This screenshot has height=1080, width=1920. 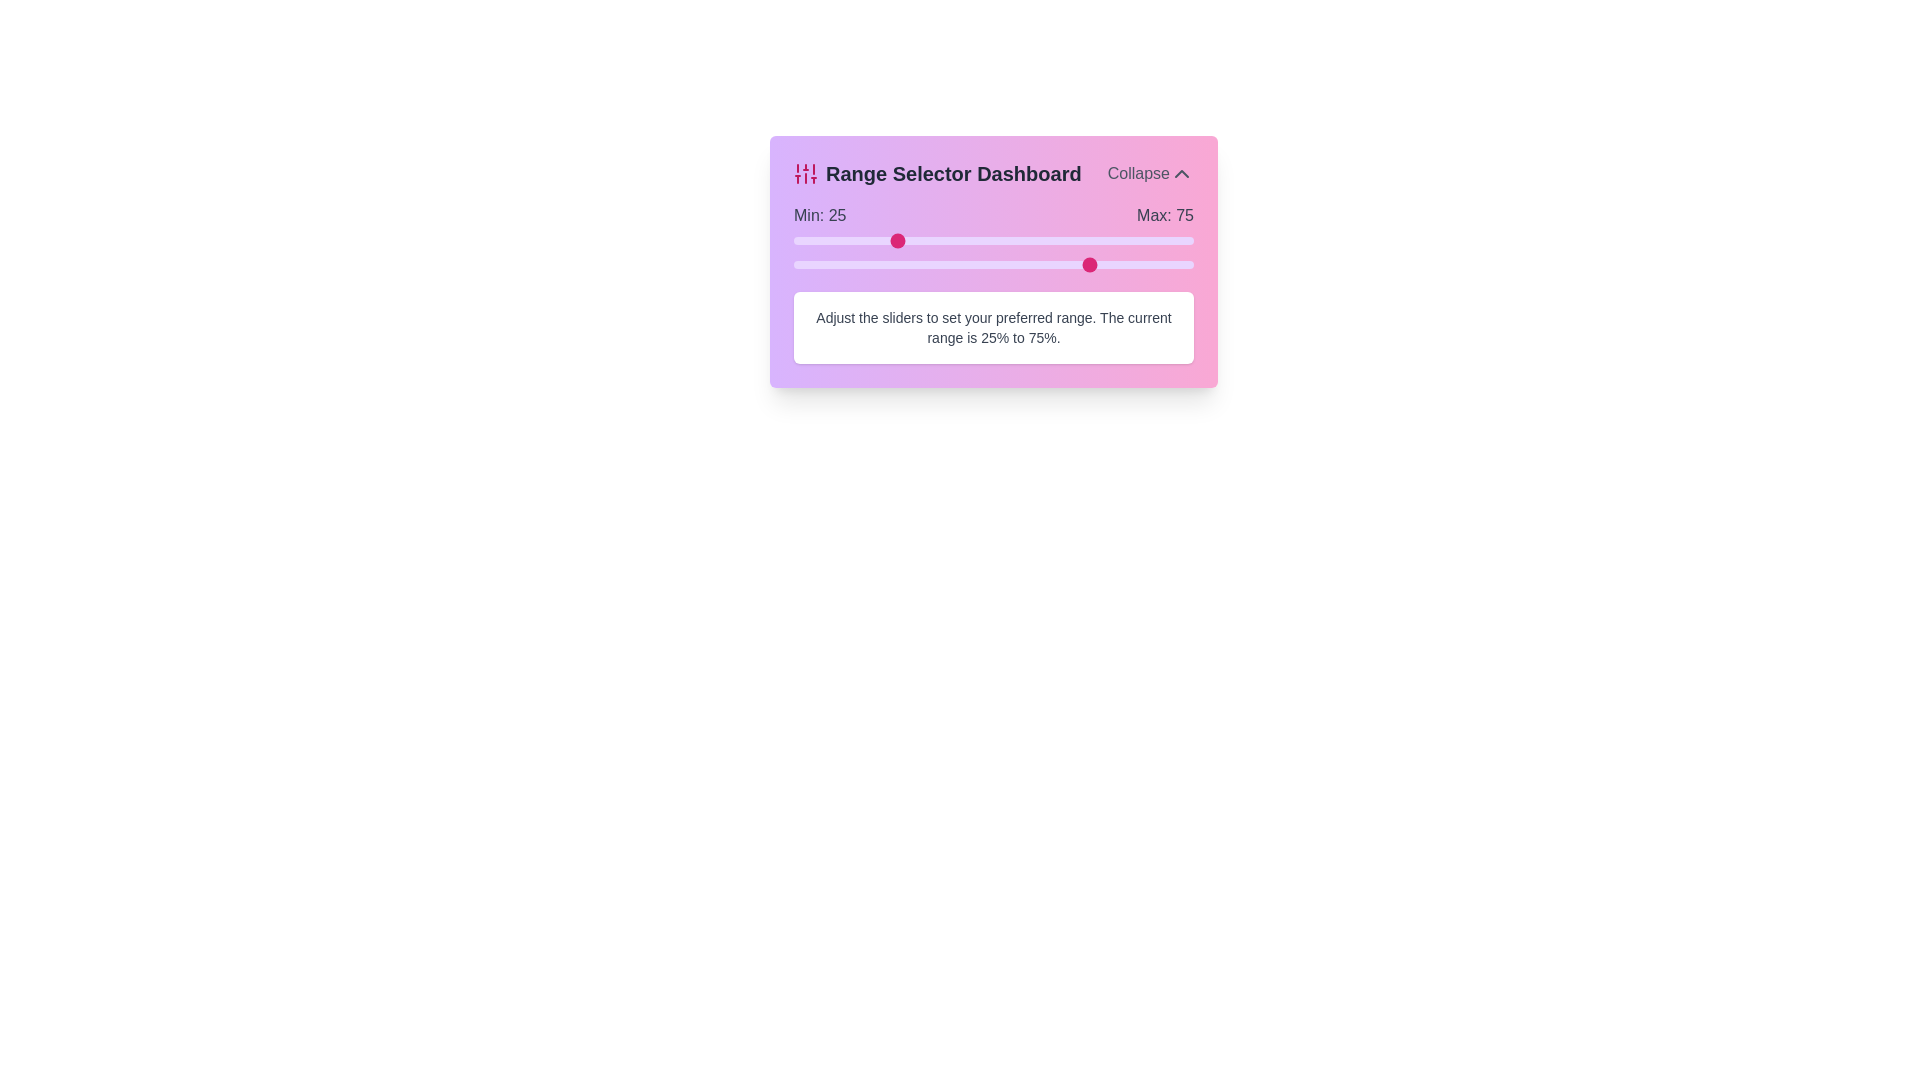 I want to click on the maximum range slider to 61%, so click(x=1037, y=264).